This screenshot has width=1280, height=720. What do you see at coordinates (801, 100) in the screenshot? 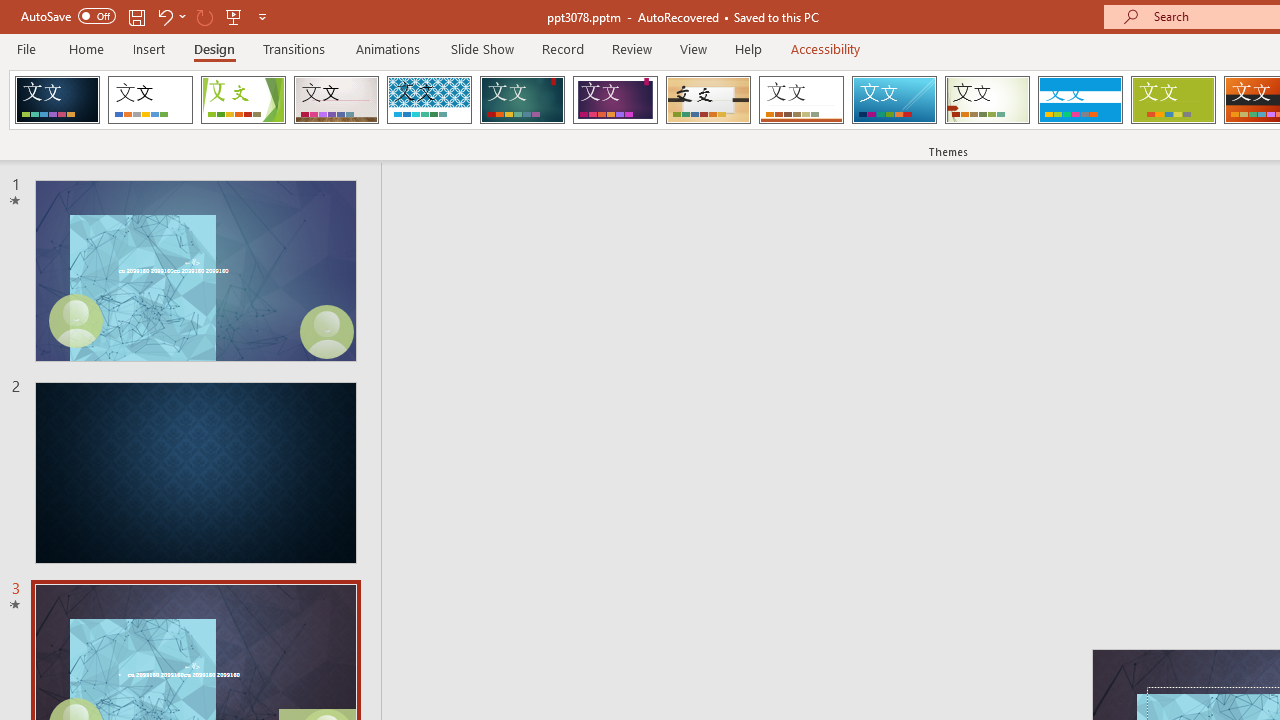
I see `'Retrospect'` at bounding box center [801, 100].